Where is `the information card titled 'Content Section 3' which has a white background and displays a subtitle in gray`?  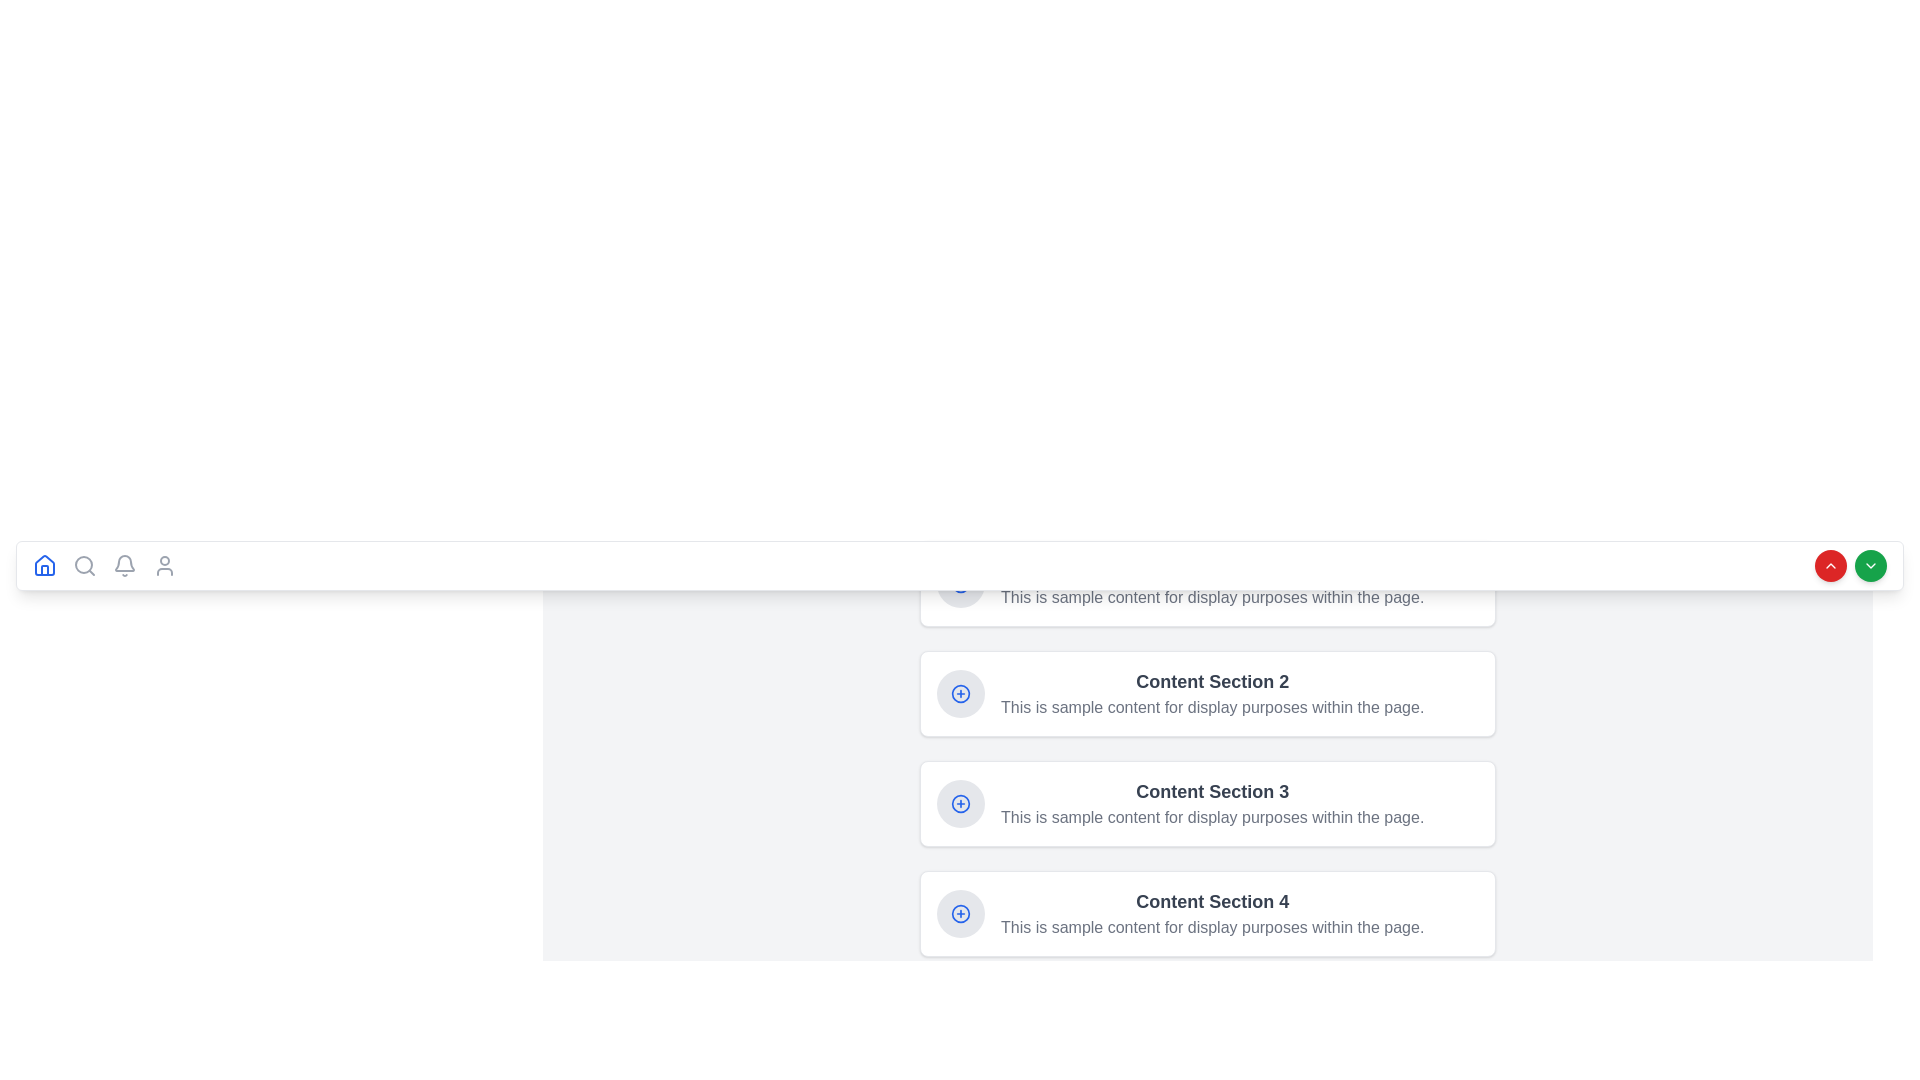 the information card titled 'Content Section 3' which has a white background and displays a subtitle in gray is located at coordinates (1207, 802).